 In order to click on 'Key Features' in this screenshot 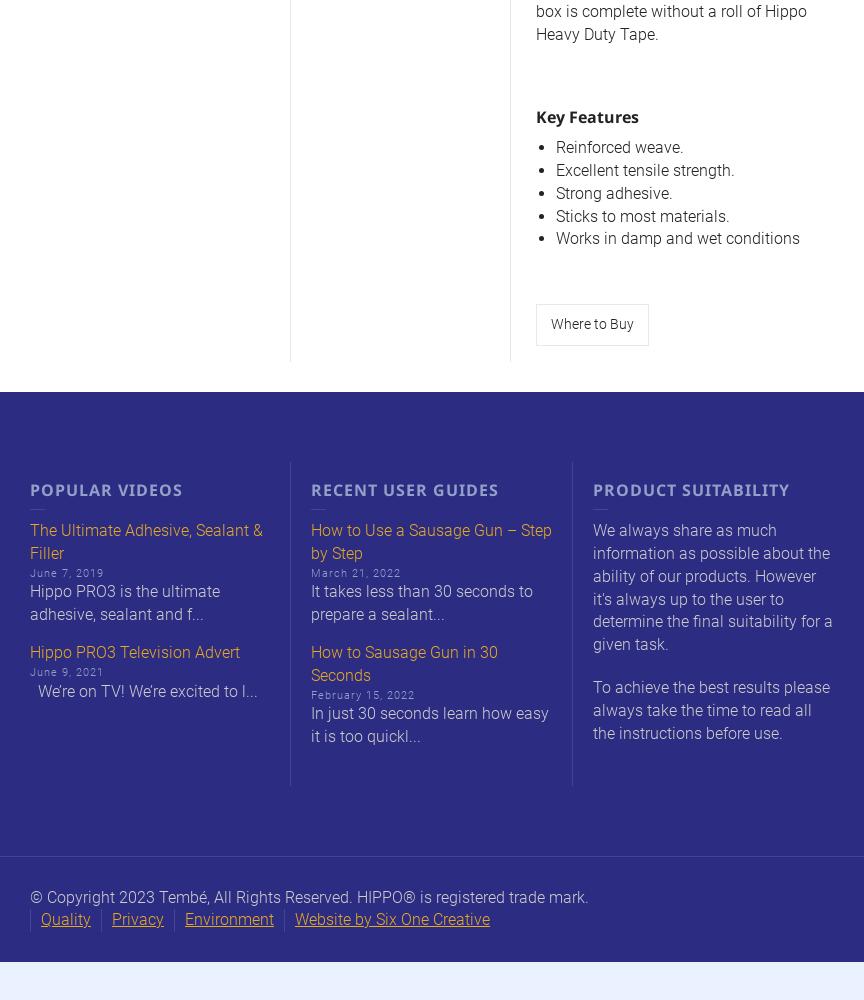, I will do `click(586, 116)`.